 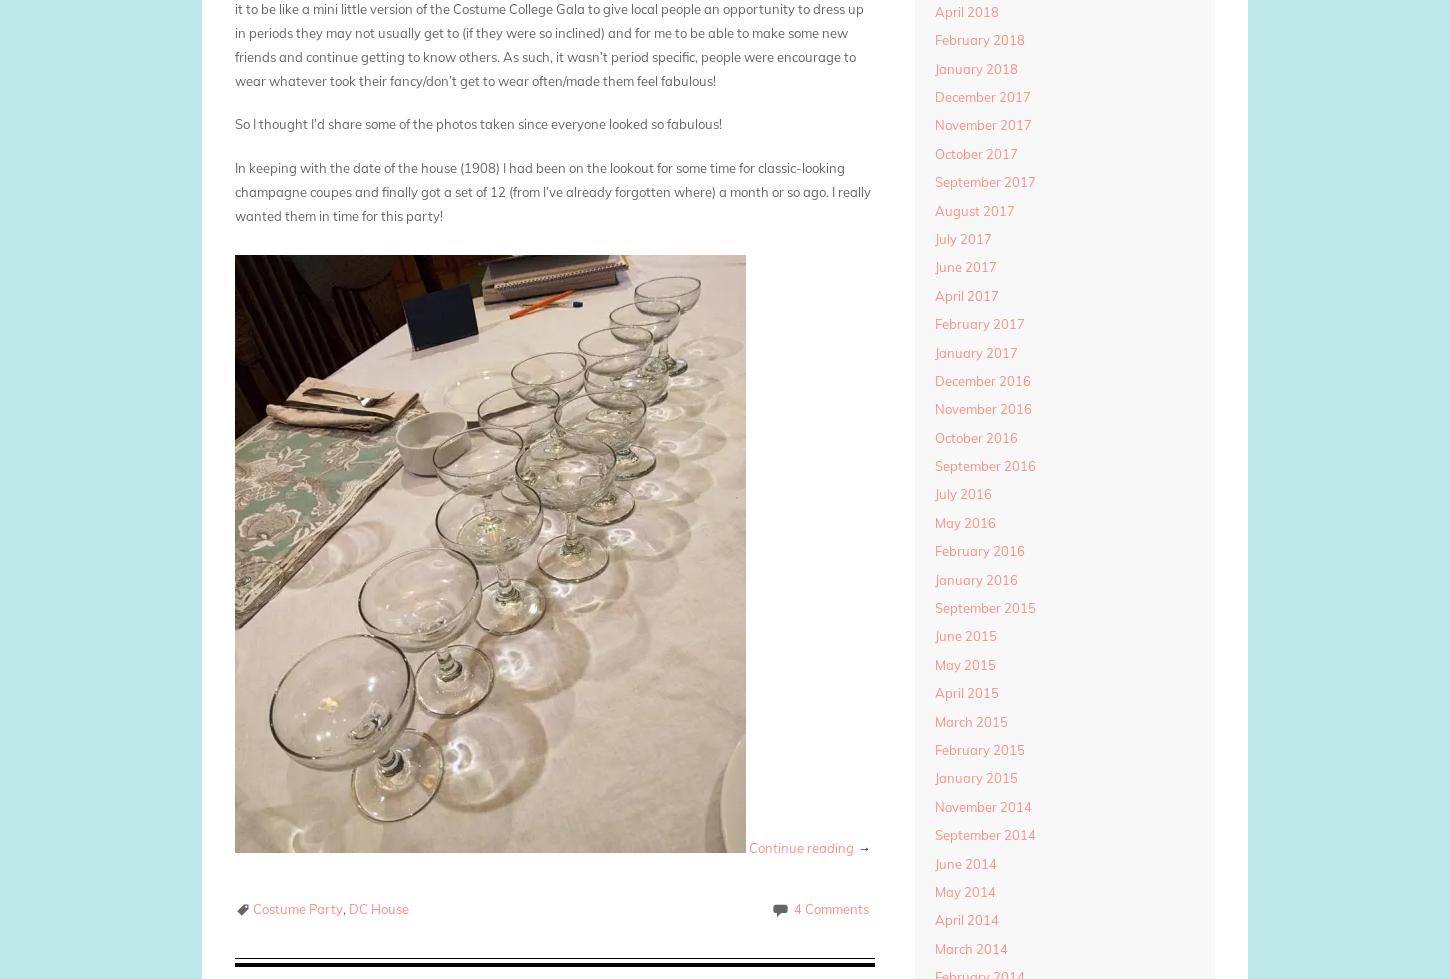 I want to click on 'May 2014', so click(x=963, y=889).